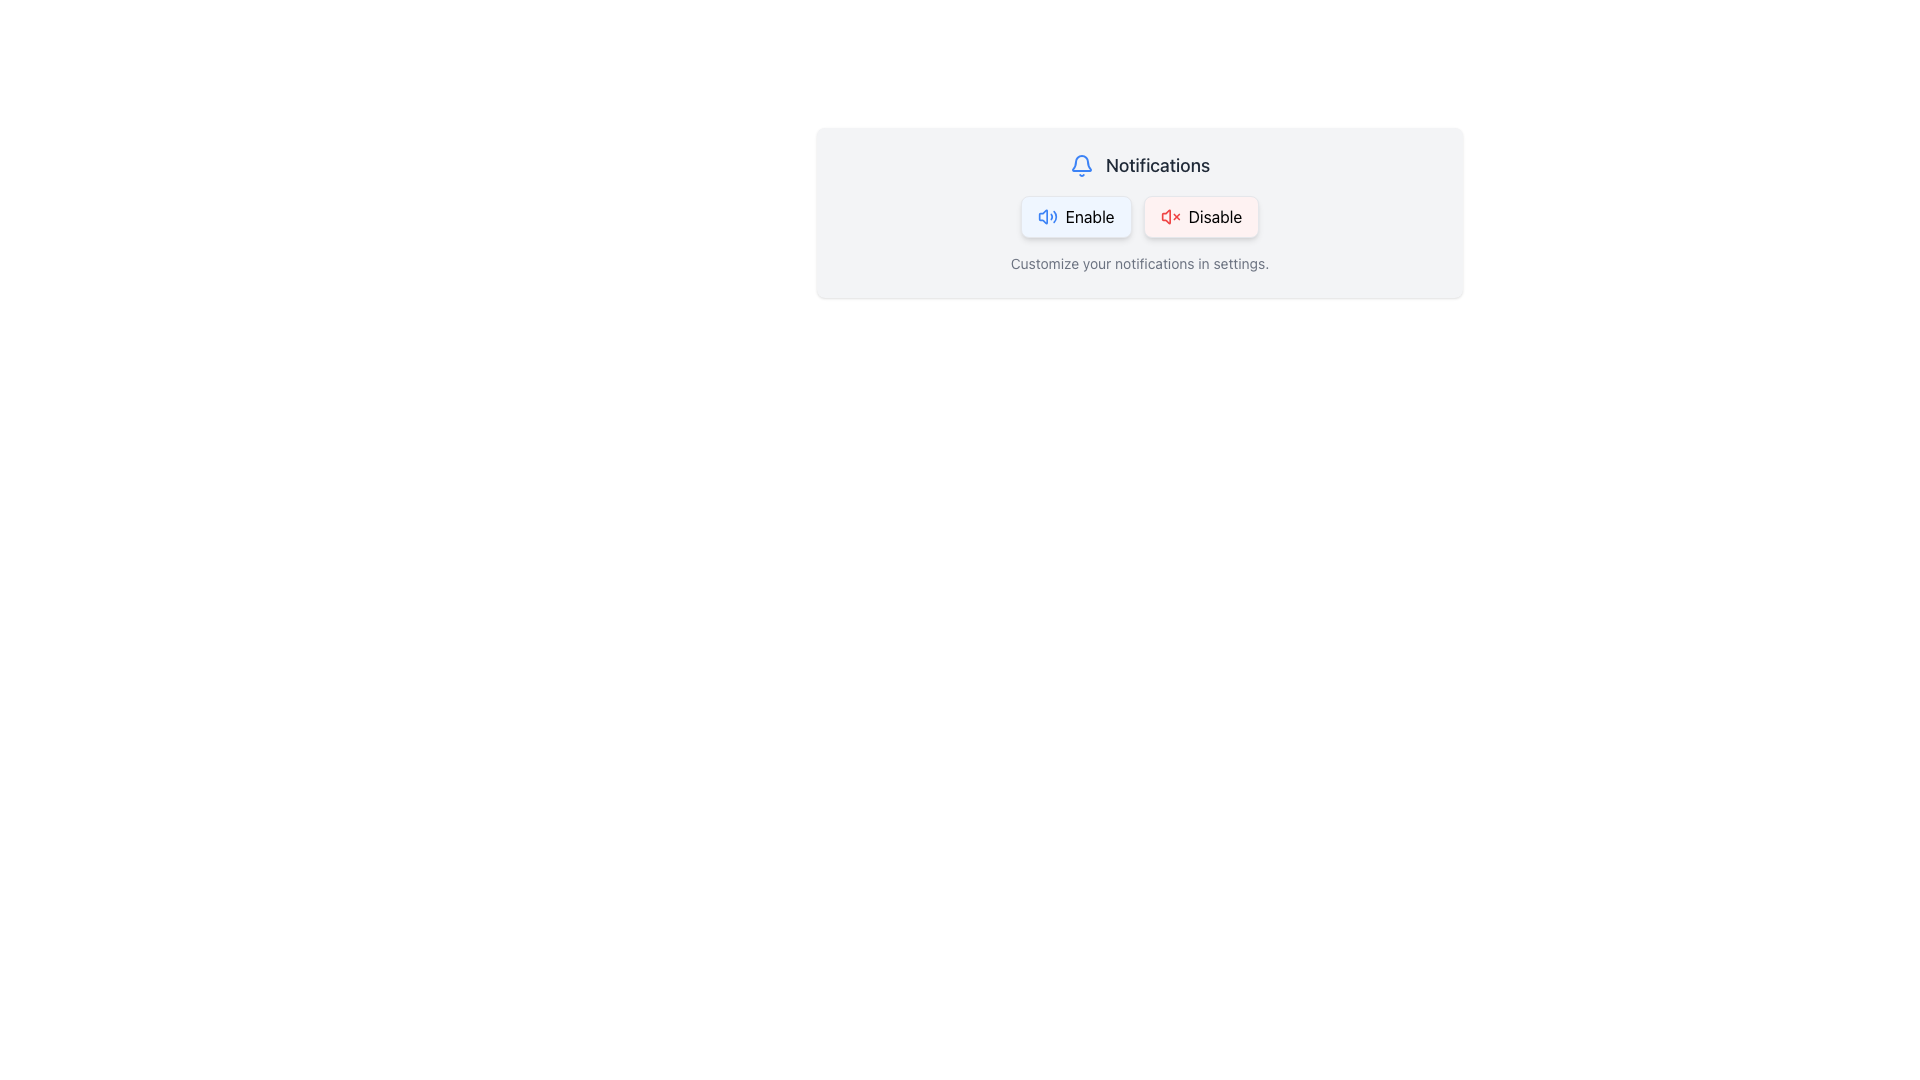 This screenshot has height=1080, width=1920. Describe the element at coordinates (1200, 216) in the screenshot. I see `the 'Disable Notifications' button located to the right of the 'Enable' button in the 'Notifications' section` at that location.